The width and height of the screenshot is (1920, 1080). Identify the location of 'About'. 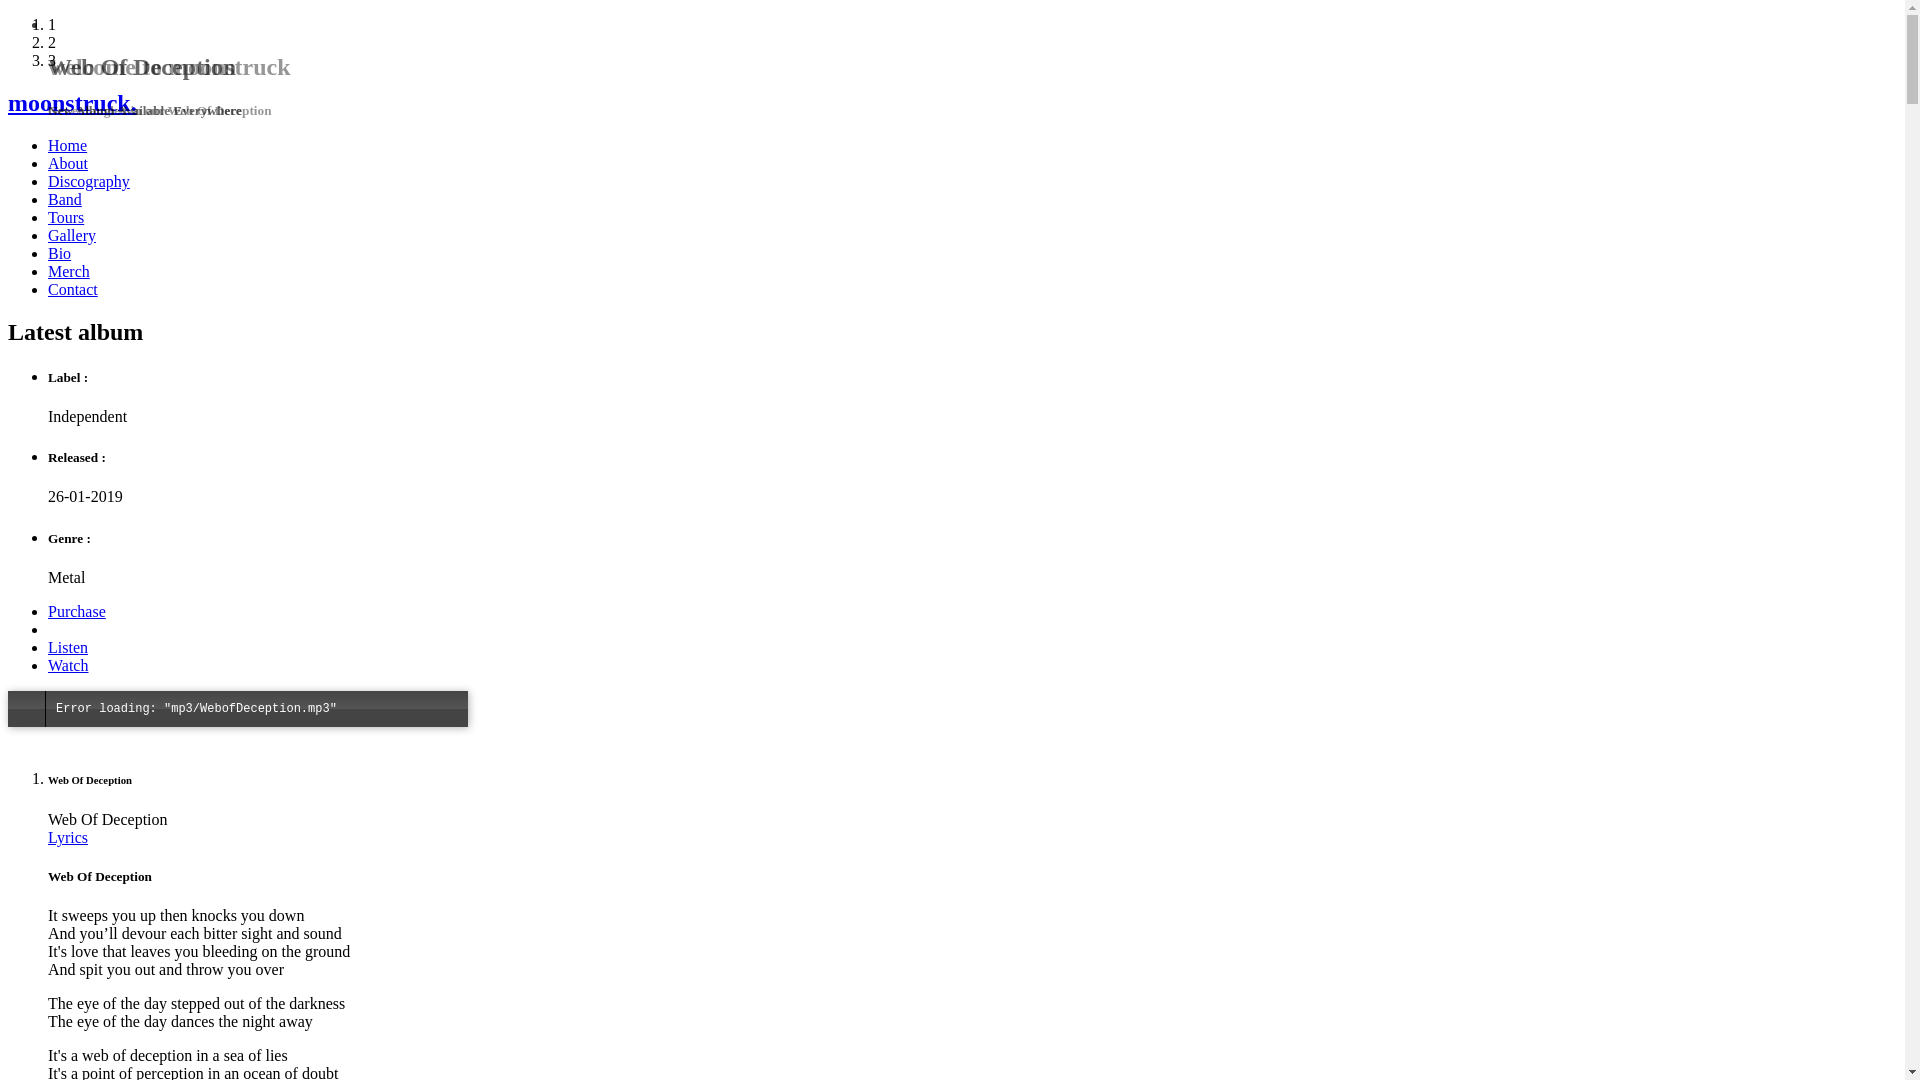
(67, 162).